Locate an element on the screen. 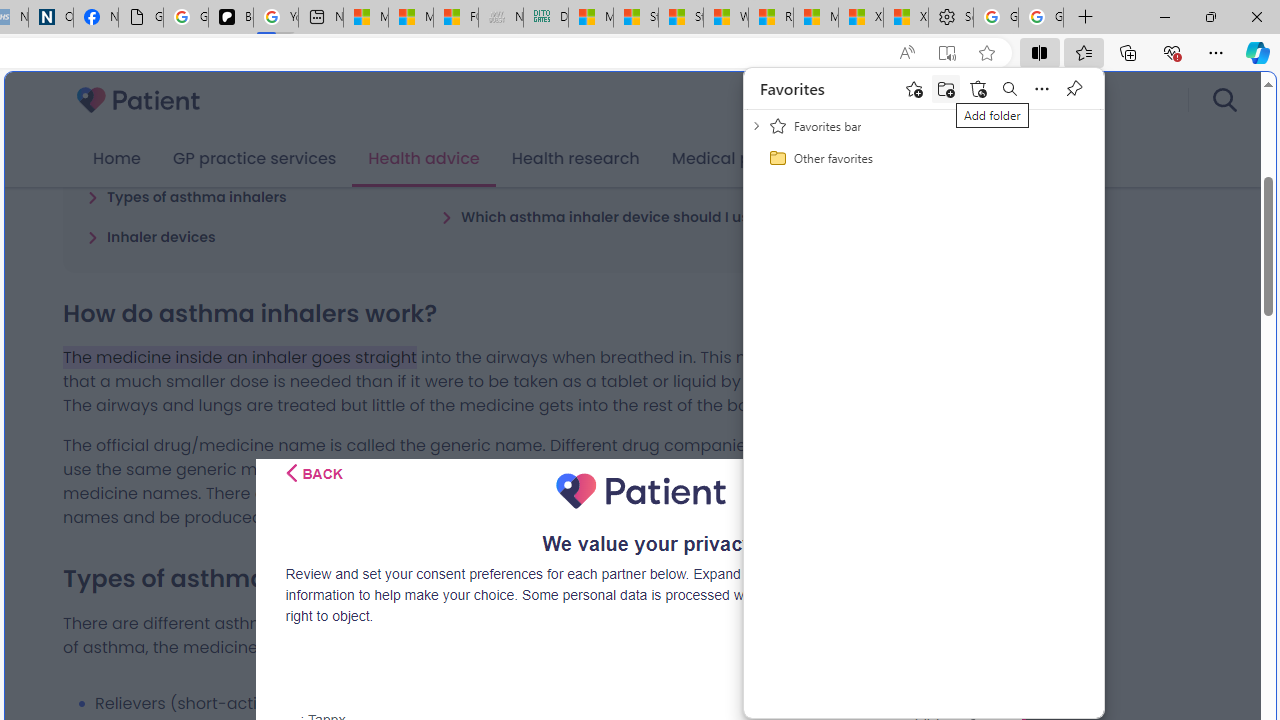 This screenshot has height=720, width=1280. 'Search favorites' is located at coordinates (1009, 87).